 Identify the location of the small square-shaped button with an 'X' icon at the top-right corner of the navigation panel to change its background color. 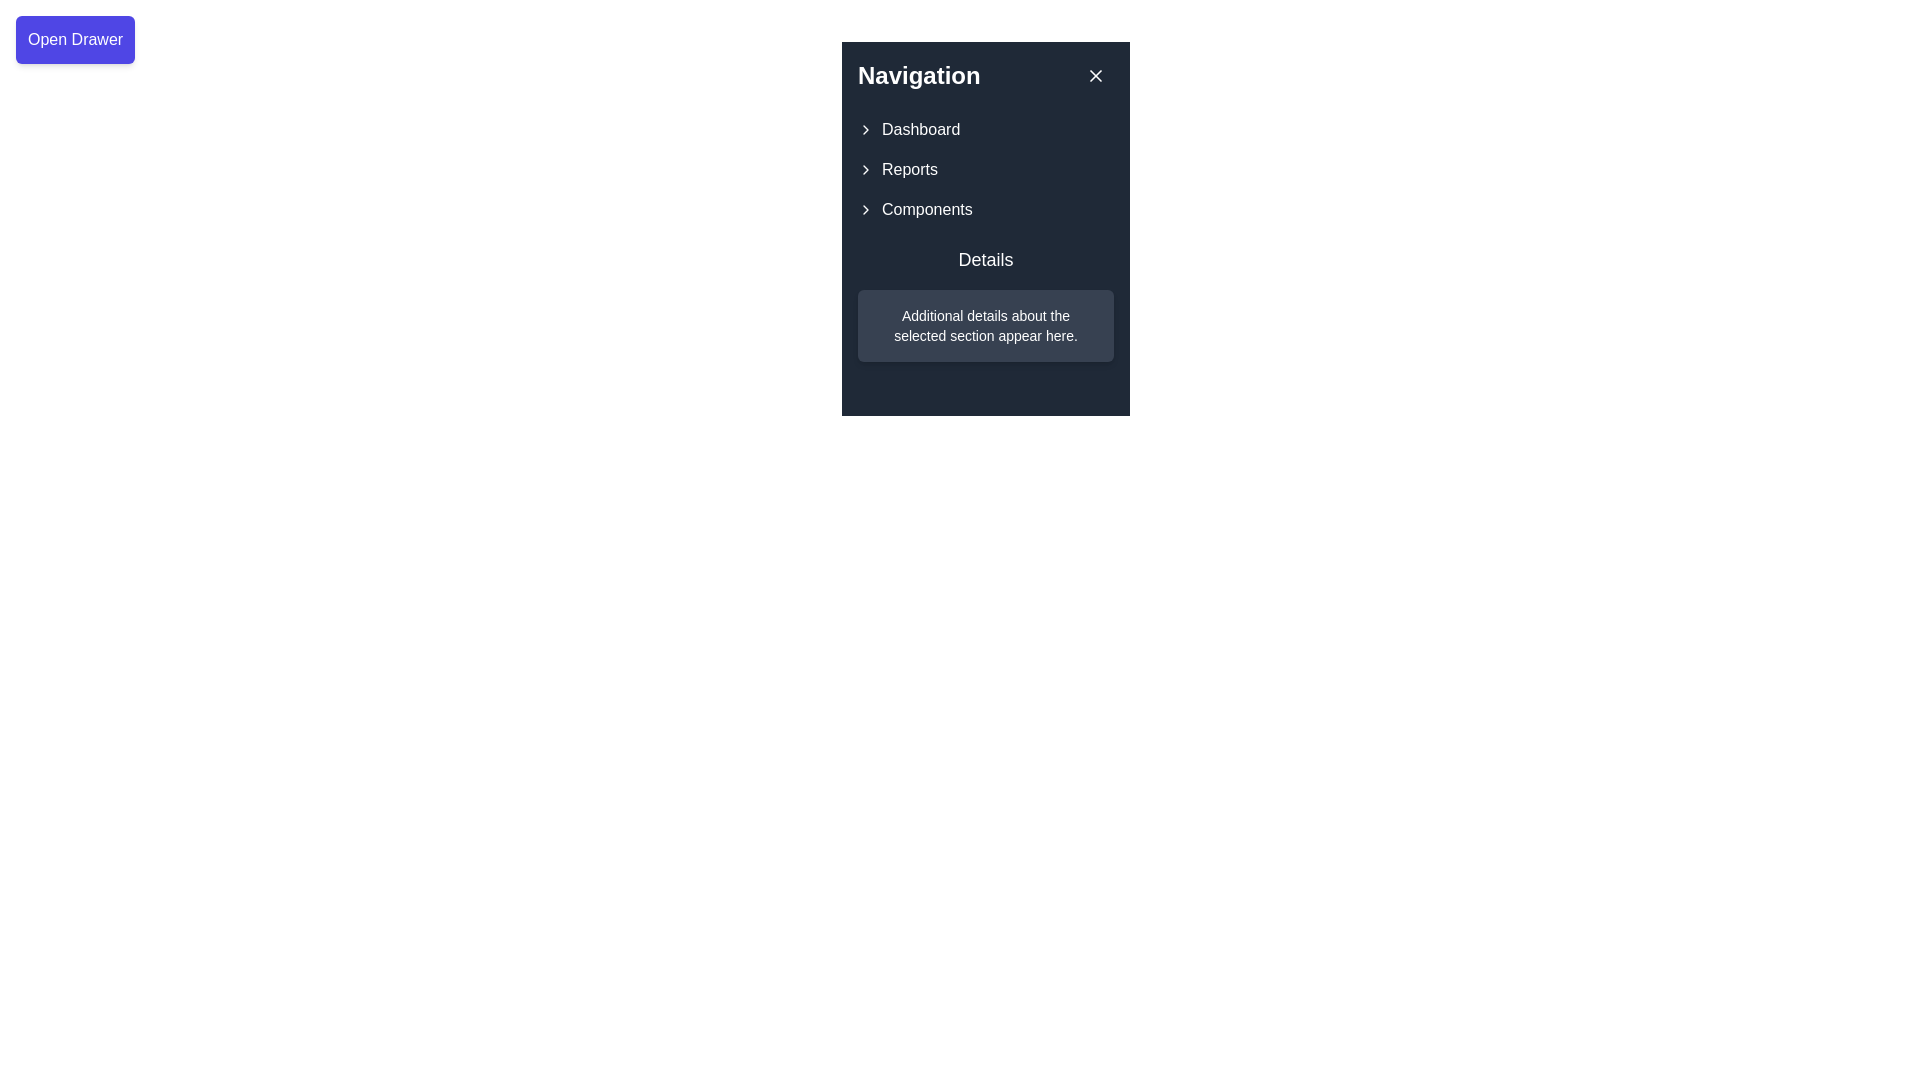
(1094, 75).